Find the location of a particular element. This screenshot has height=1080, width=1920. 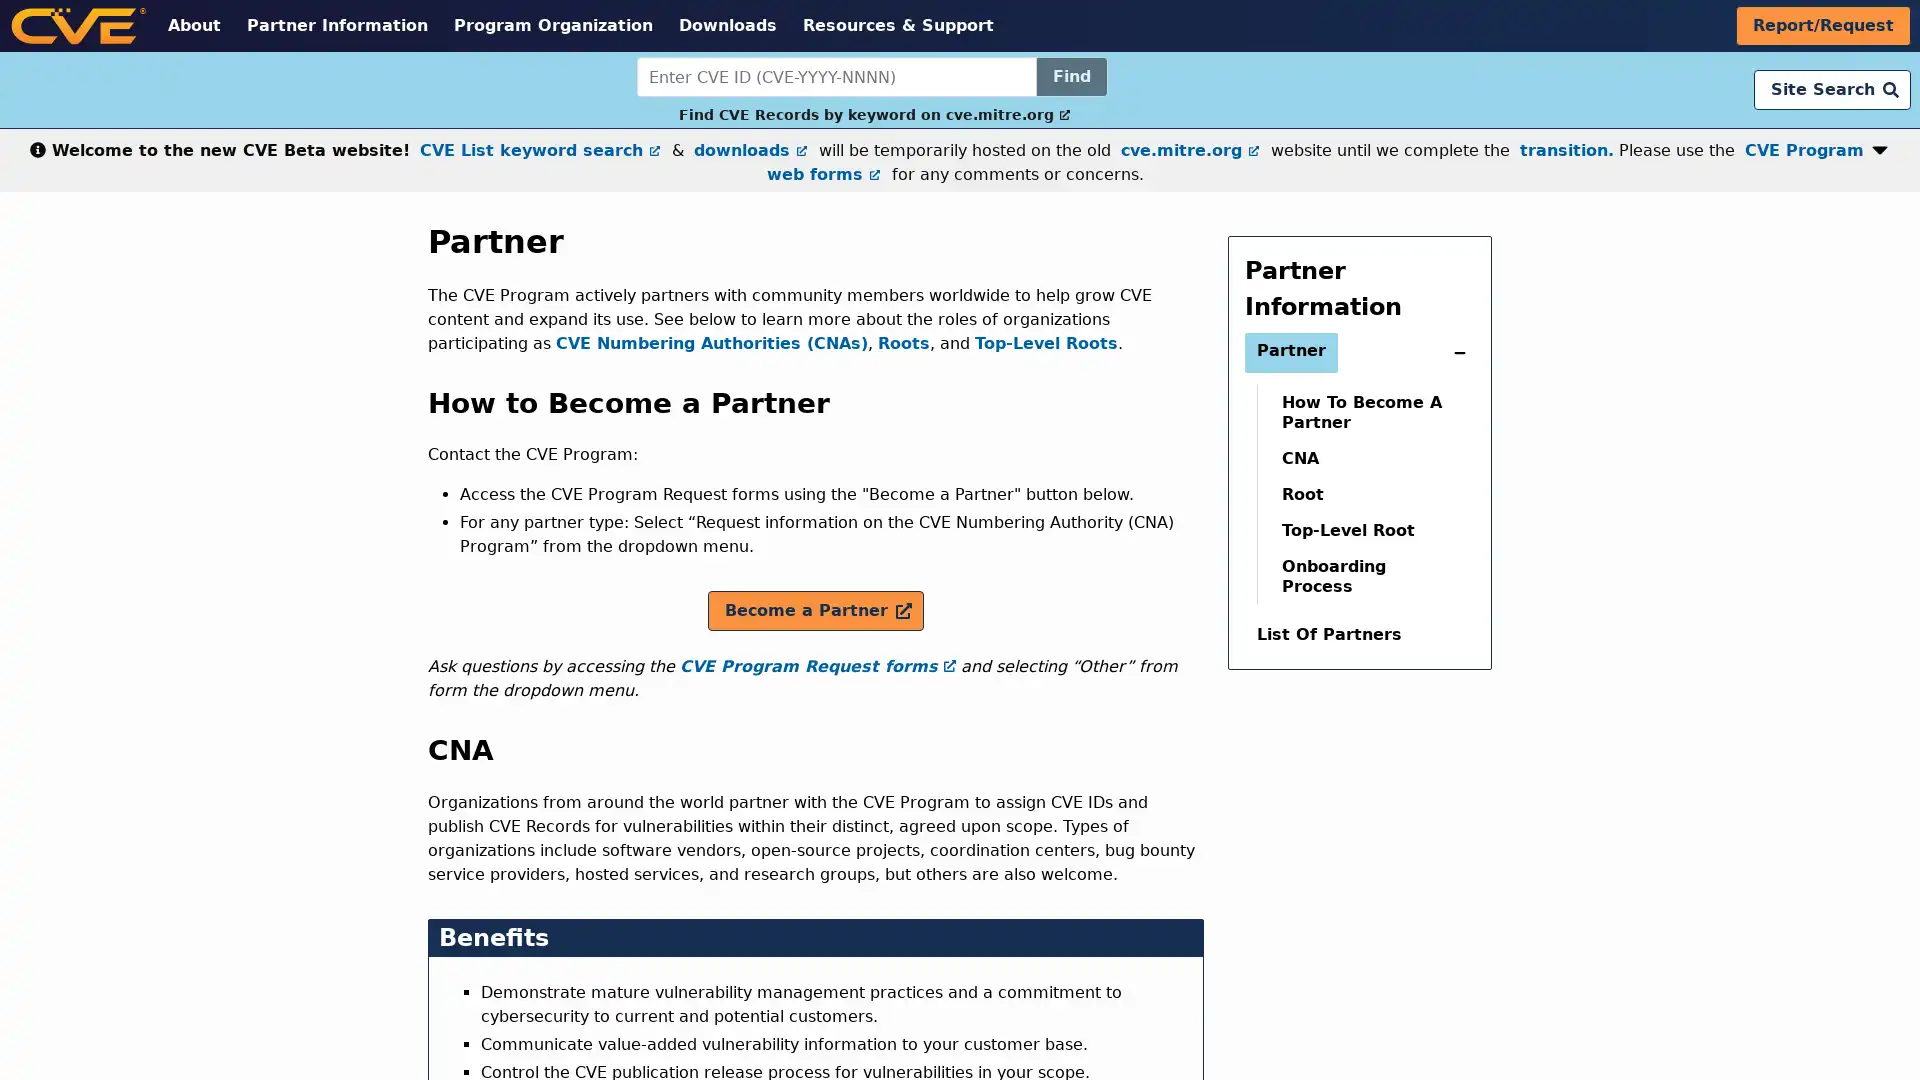

Expand or collapse notification button is located at coordinates (1880, 145).